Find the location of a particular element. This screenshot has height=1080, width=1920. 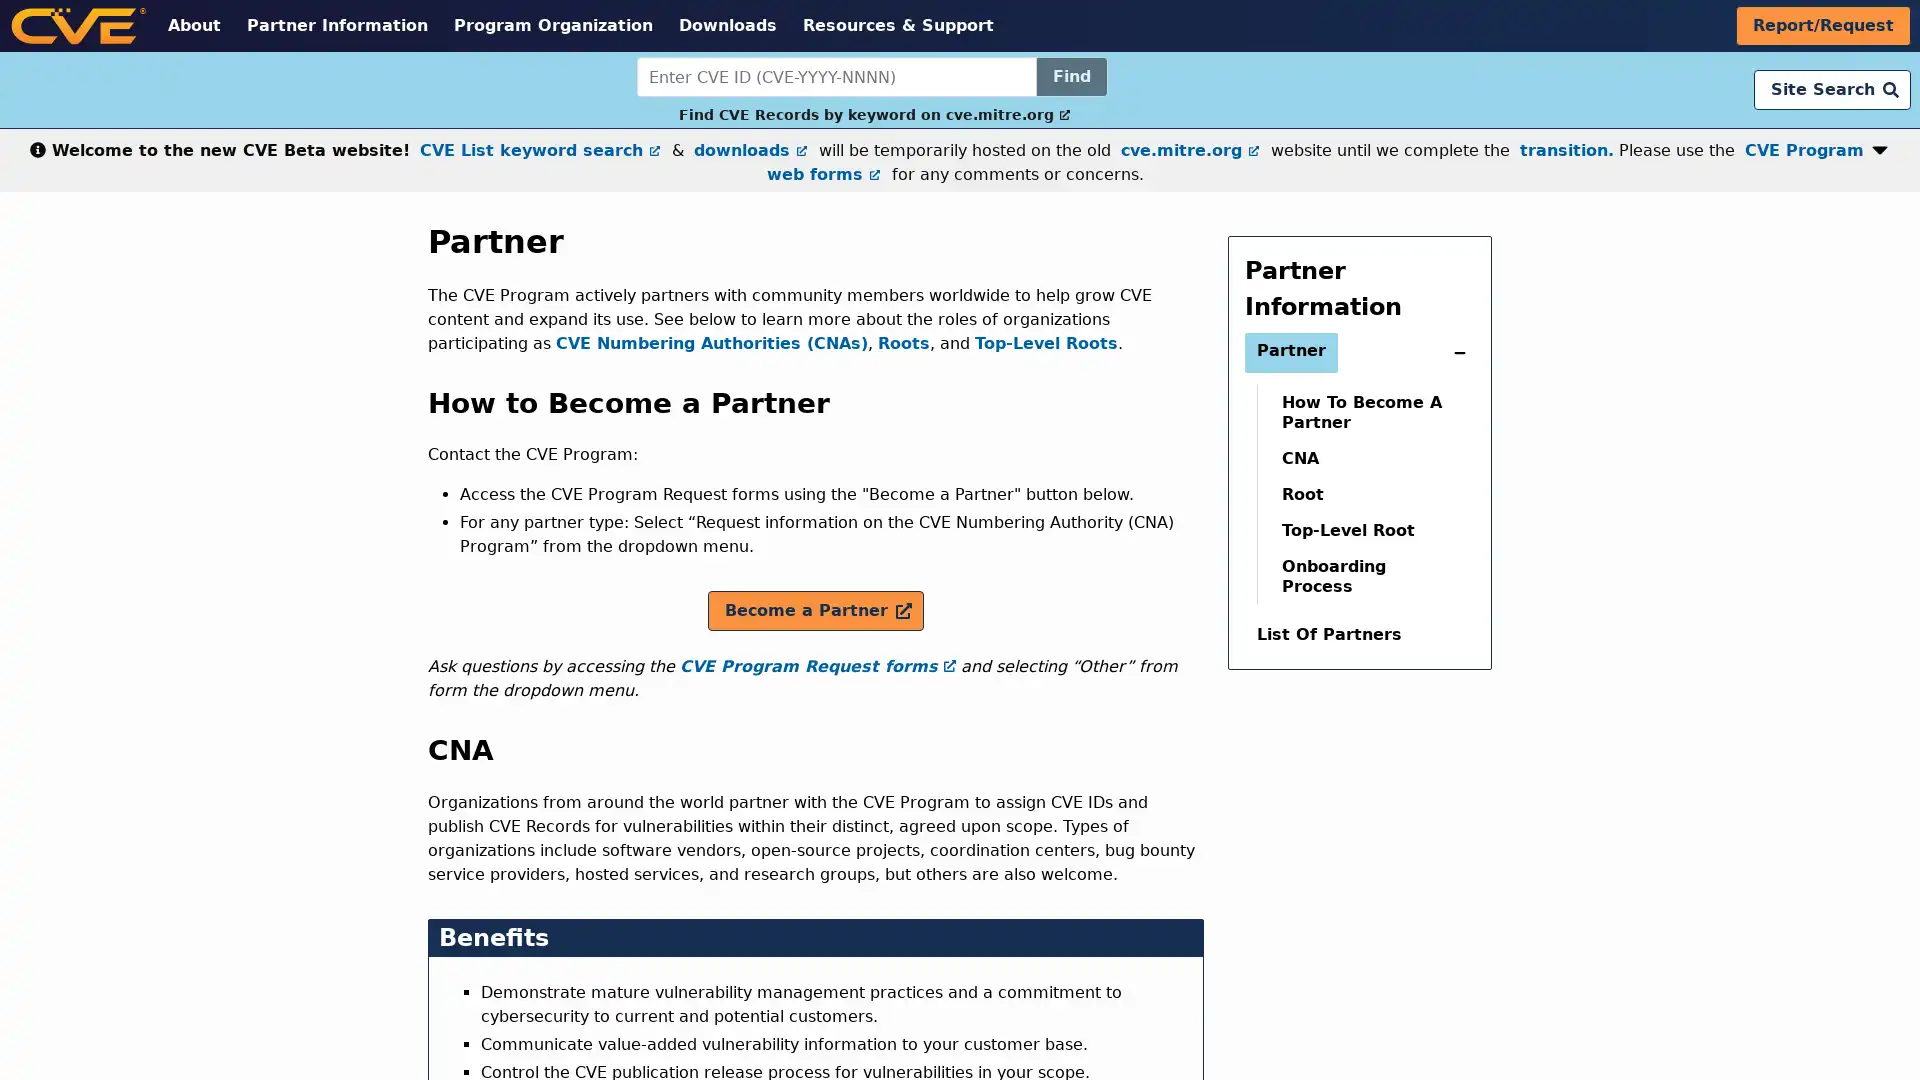

Expand or collapse notification button is located at coordinates (1880, 145).